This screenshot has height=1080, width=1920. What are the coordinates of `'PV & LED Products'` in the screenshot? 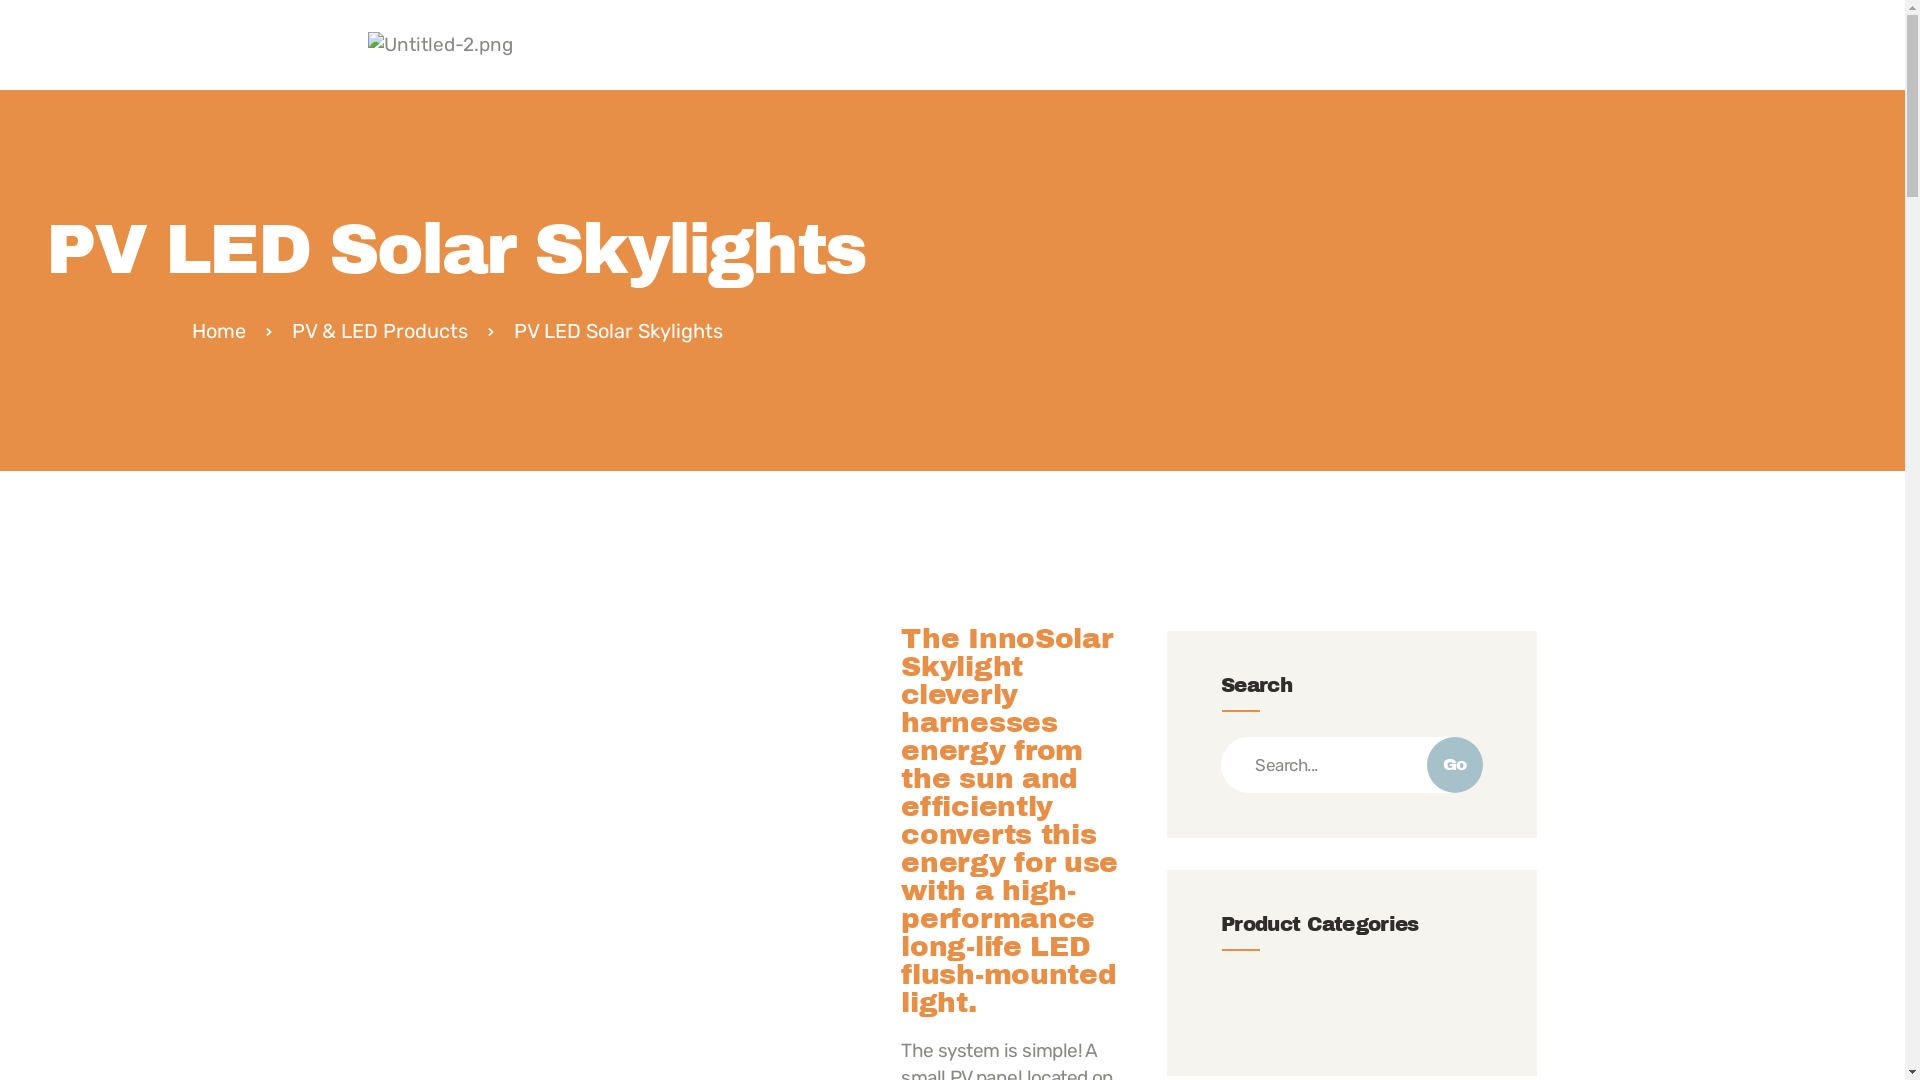 It's located at (291, 330).